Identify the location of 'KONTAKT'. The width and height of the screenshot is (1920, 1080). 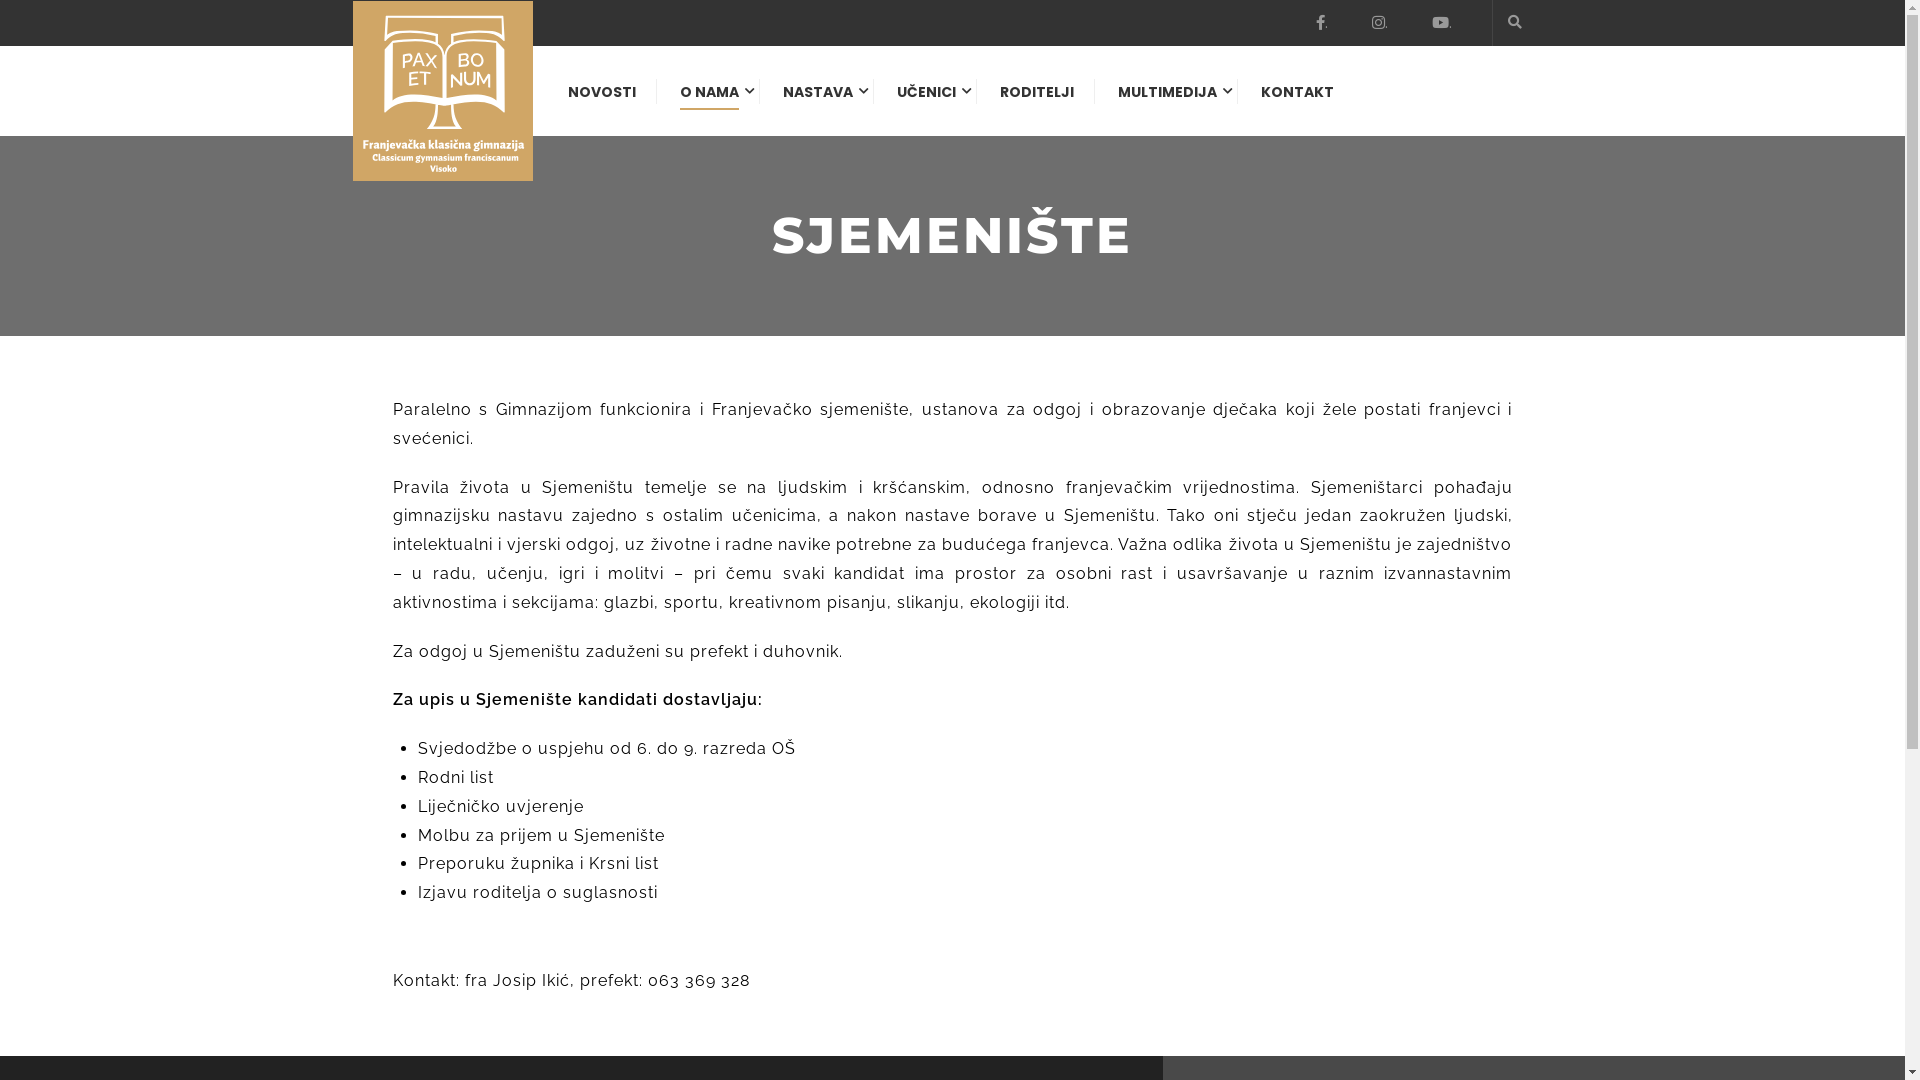
(1286, 100).